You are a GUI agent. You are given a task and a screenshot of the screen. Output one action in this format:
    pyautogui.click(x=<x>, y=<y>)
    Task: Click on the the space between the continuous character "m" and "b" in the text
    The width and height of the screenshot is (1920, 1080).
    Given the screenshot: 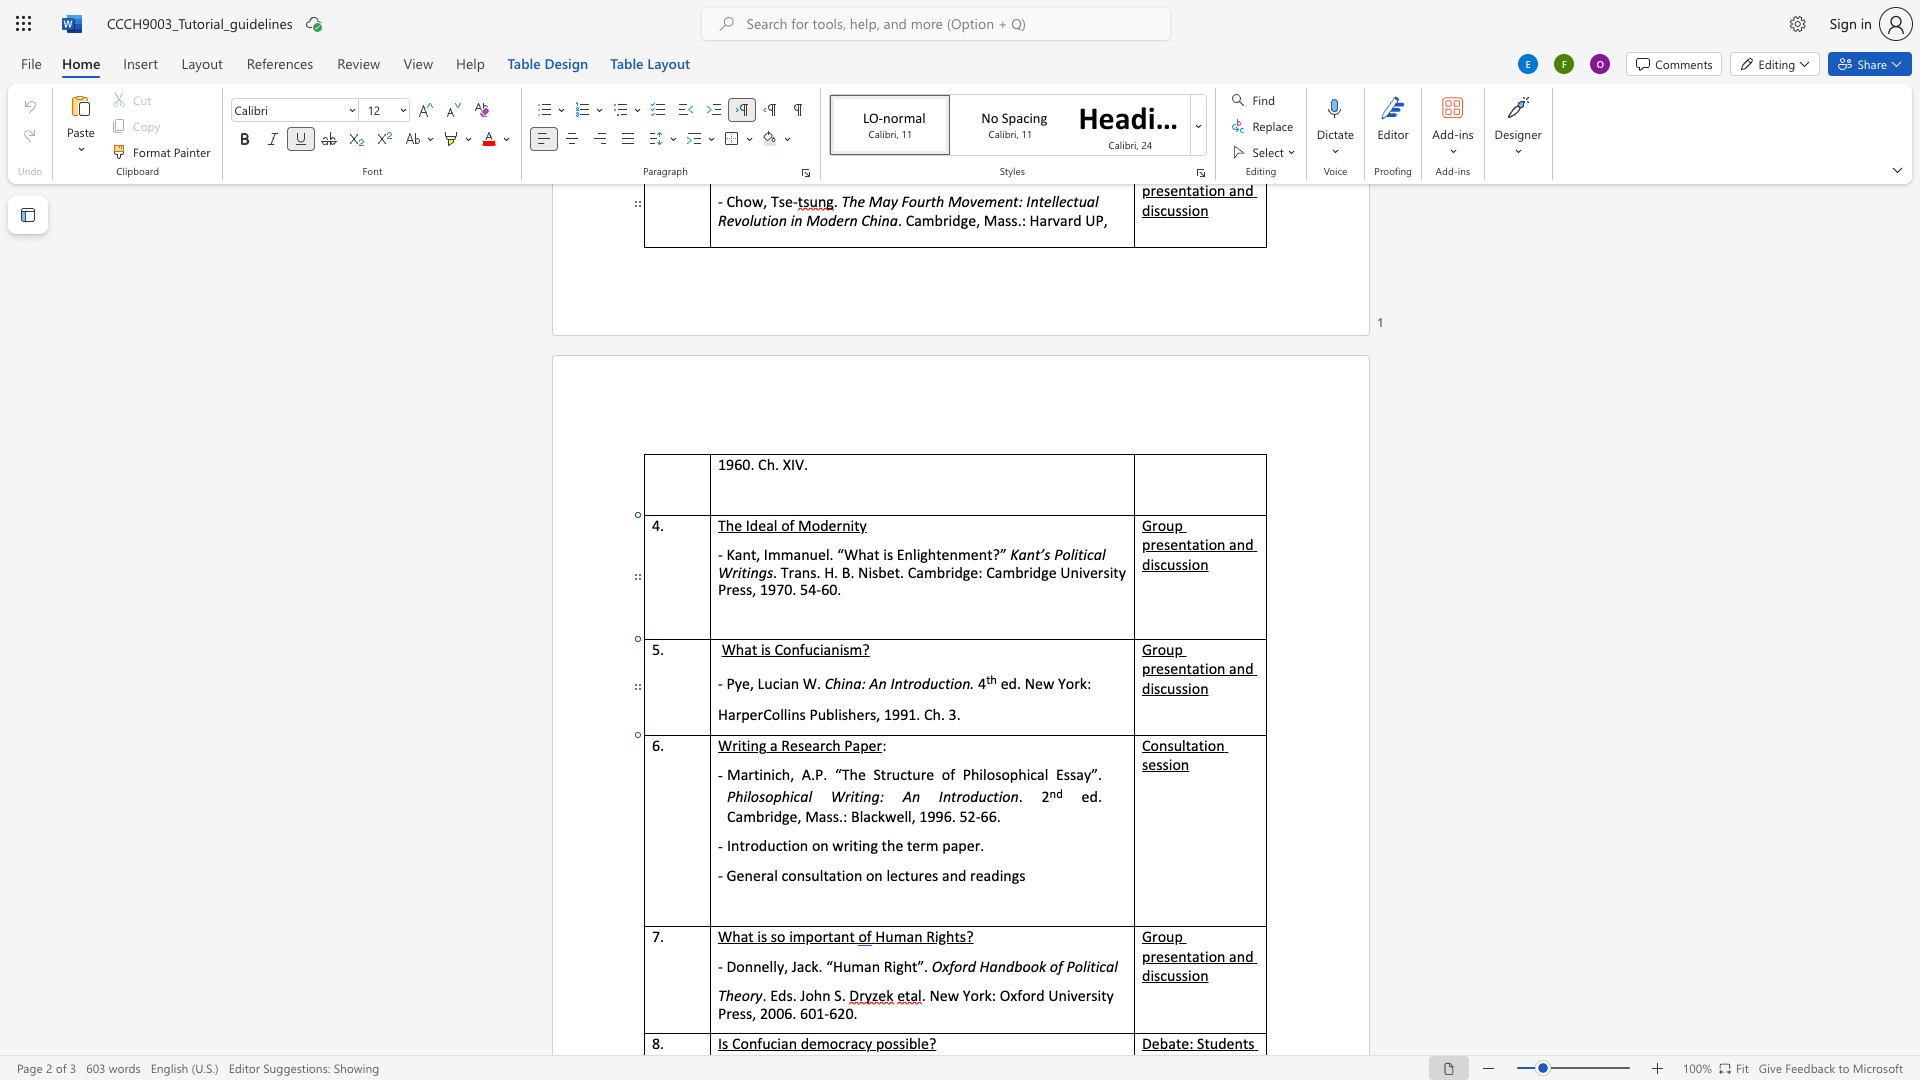 What is the action you would take?
    pyautogui.click(x=753, y=816)
    